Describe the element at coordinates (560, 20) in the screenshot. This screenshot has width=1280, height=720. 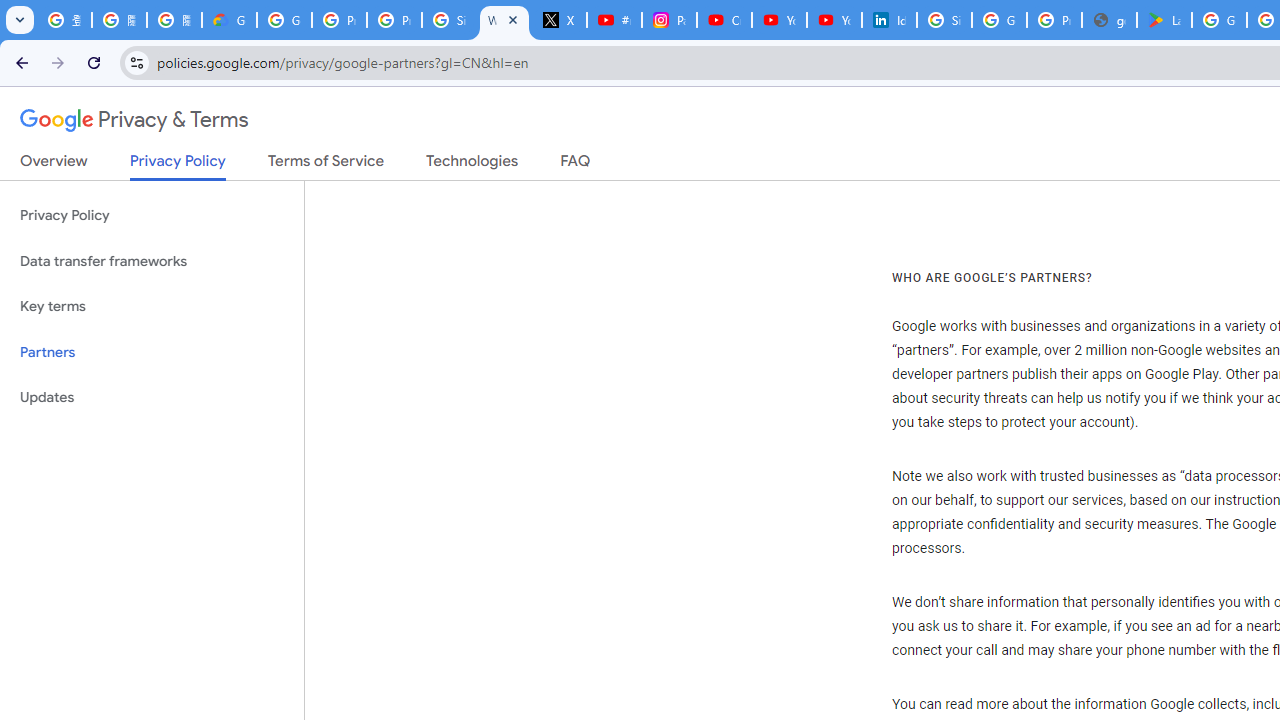
I see `'X'` at that location.